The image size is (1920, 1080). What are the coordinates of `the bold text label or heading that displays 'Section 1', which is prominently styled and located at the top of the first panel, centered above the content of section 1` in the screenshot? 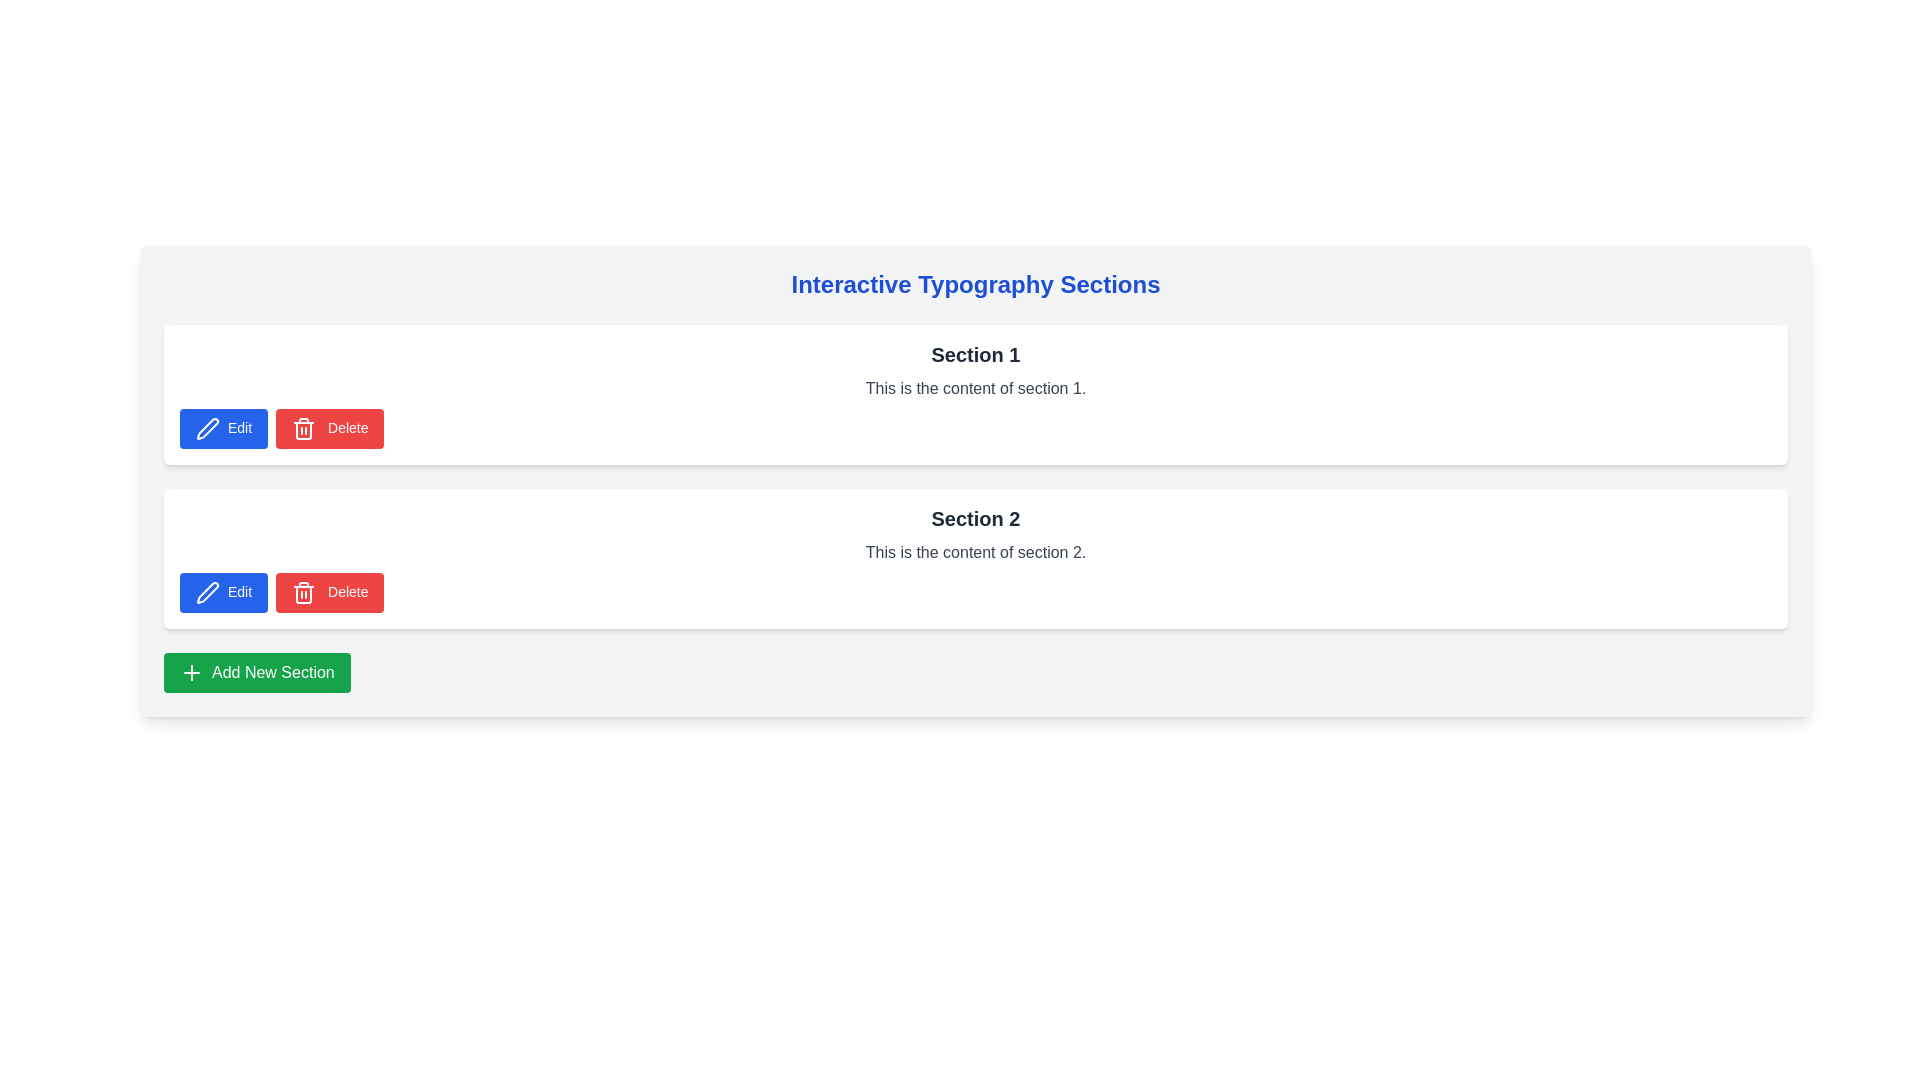 It's located at (975, 353).